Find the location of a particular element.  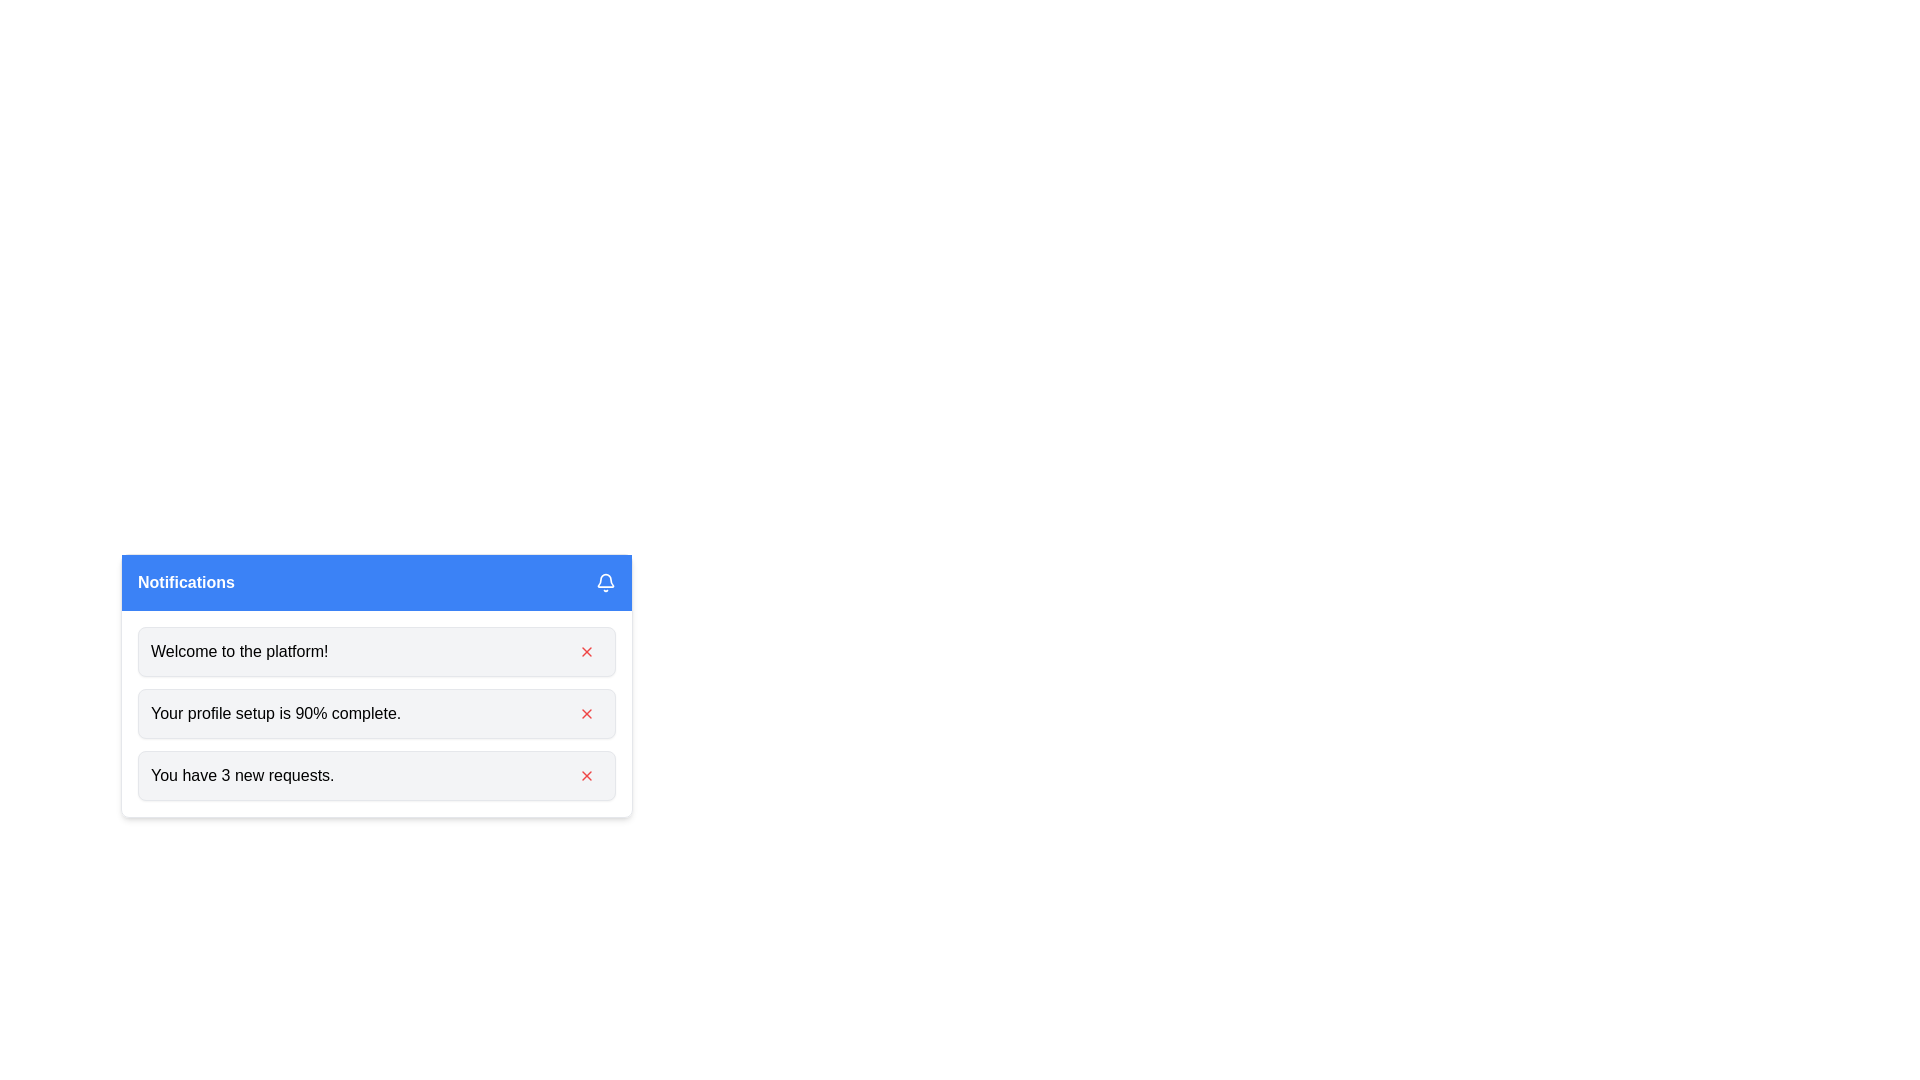

the small red 'X' icon that serves as the close button for the notification entry stating 'Your profile setup is 90% complete.' is located at coordinates (585, 712).